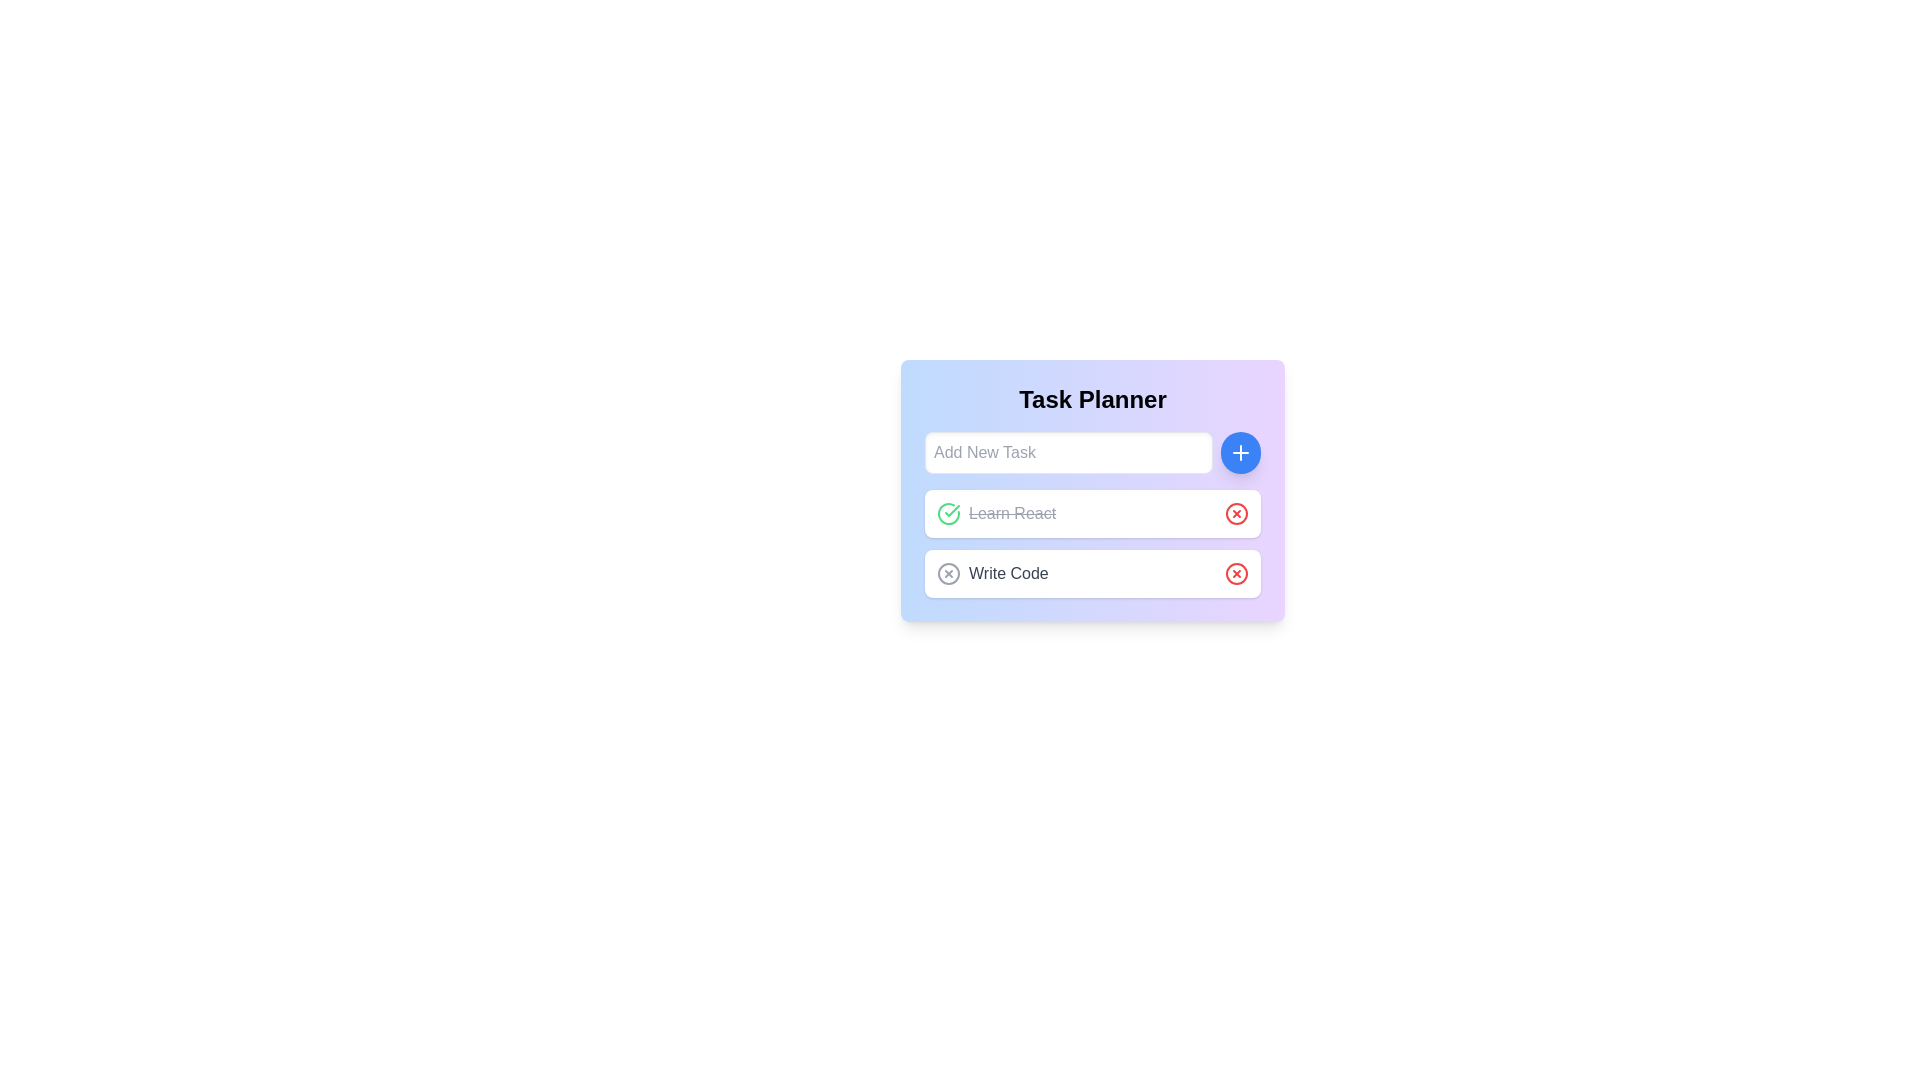 This screenshot has width=1920, height=1080. Describe the element at coordinates (996, 512) in the screenshot. I see `the completed task labeled 'Learn React' in the second task block of the task list interface to provide feedback on its status` at that location.